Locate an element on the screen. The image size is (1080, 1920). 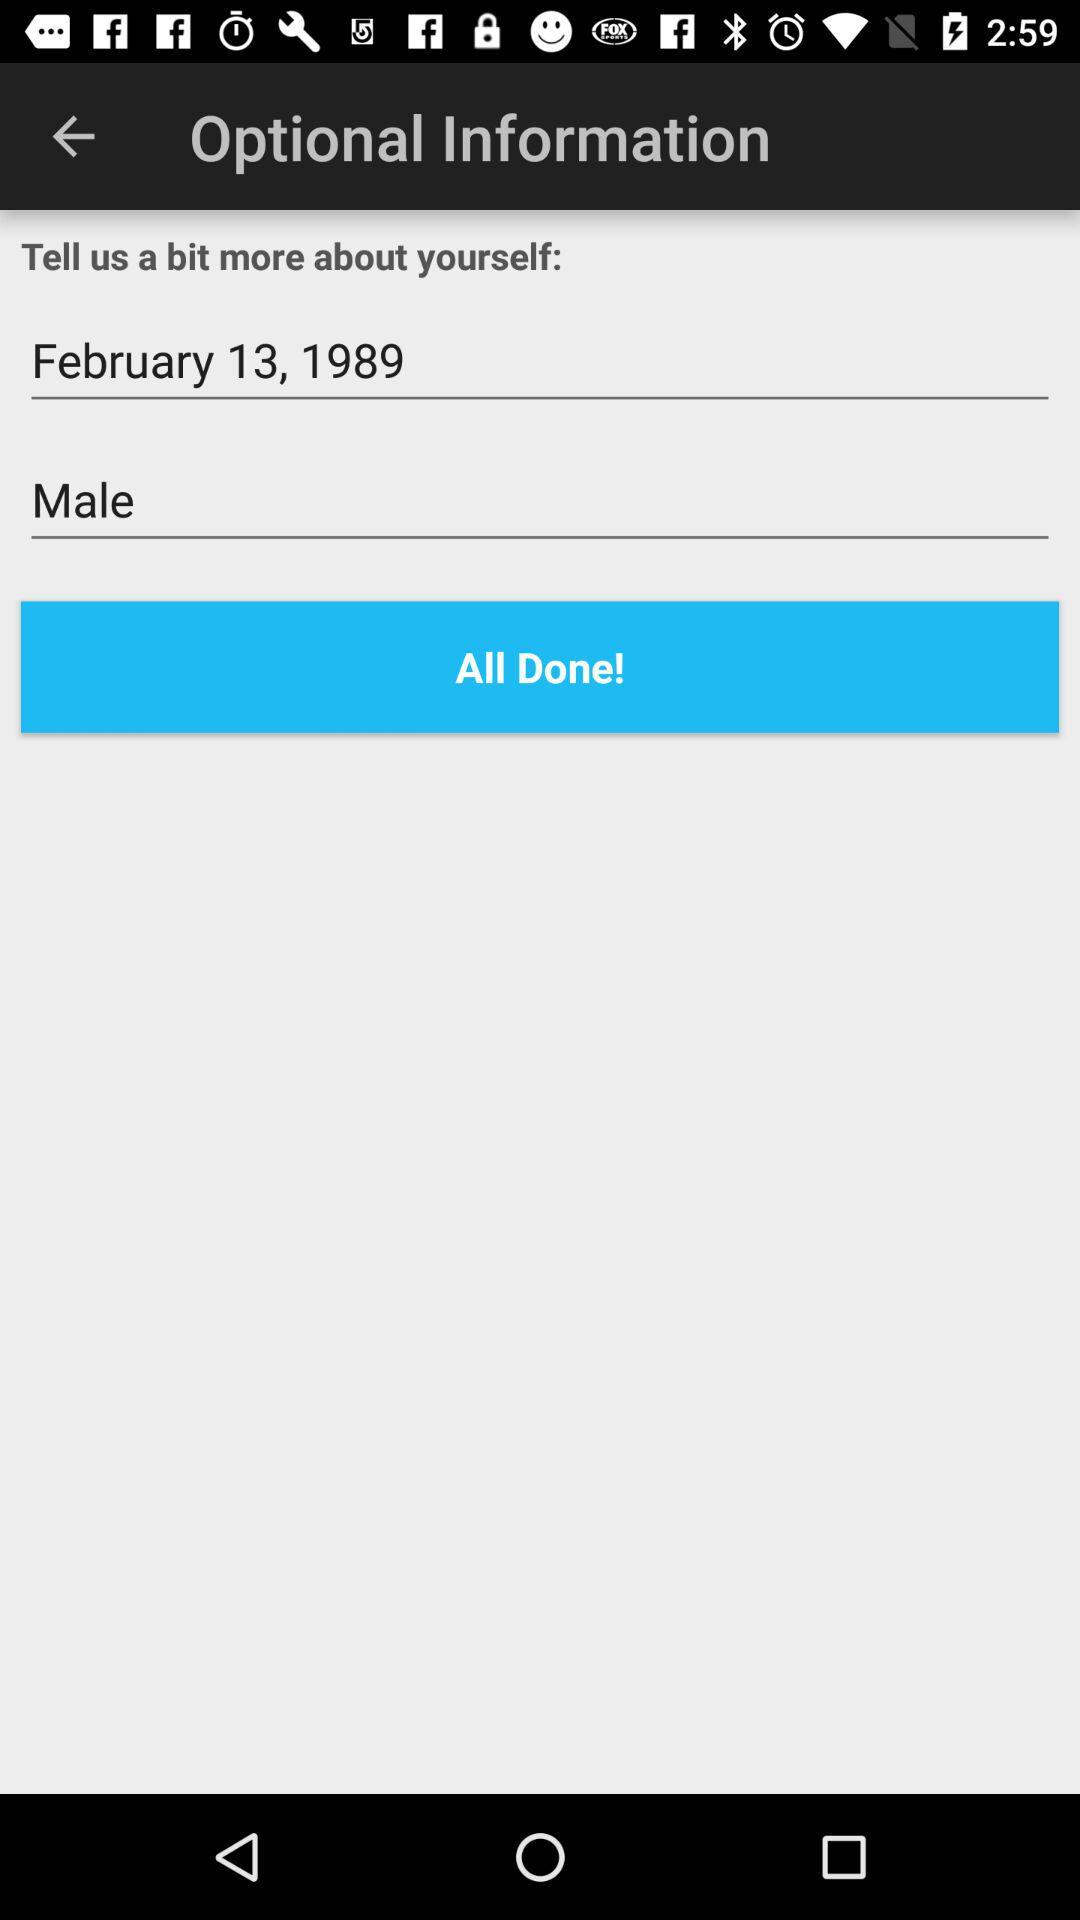
all done! item is located at coordinates (540, 667).